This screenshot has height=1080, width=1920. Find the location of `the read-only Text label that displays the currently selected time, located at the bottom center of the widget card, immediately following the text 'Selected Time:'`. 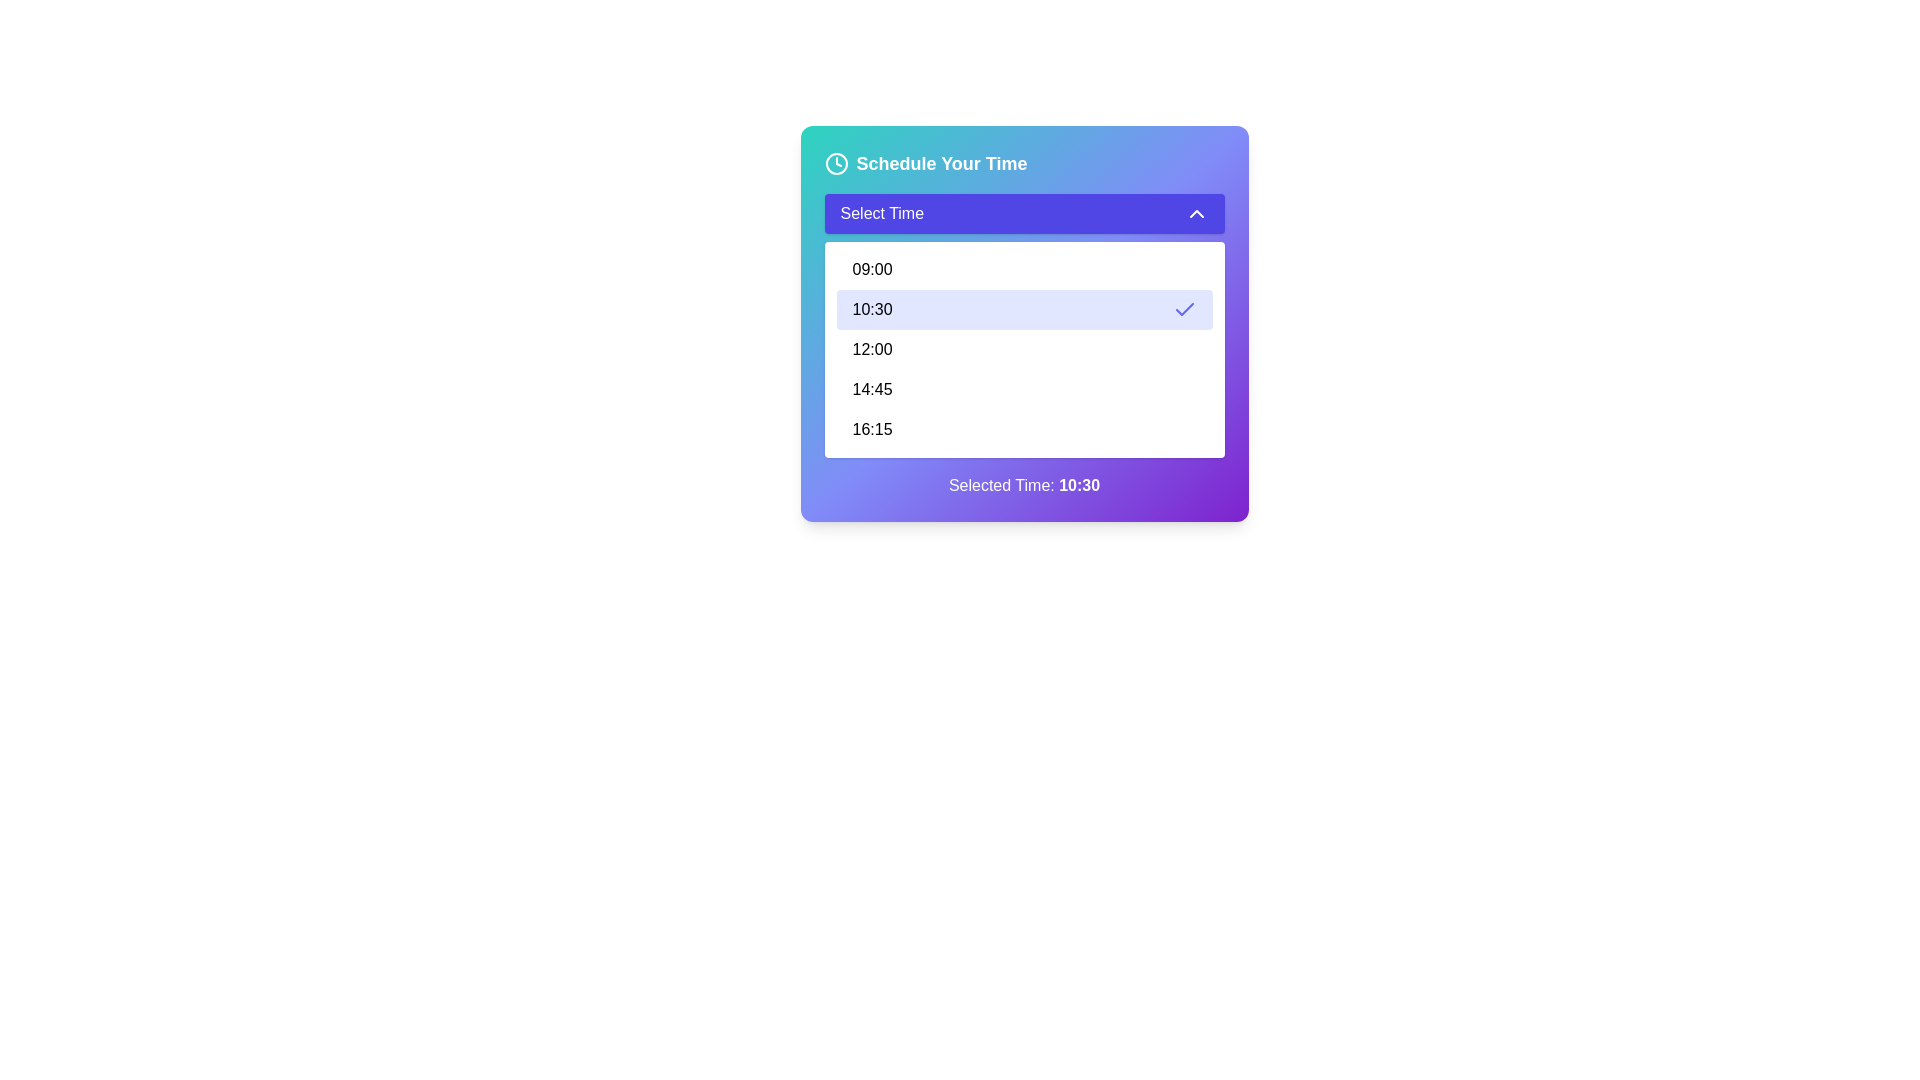

the read-only Text label that displays the currently selected time, located at the bottom center of the widget card, immediately following the text 'Selected Time:' is located at coordinates (1078, 485).